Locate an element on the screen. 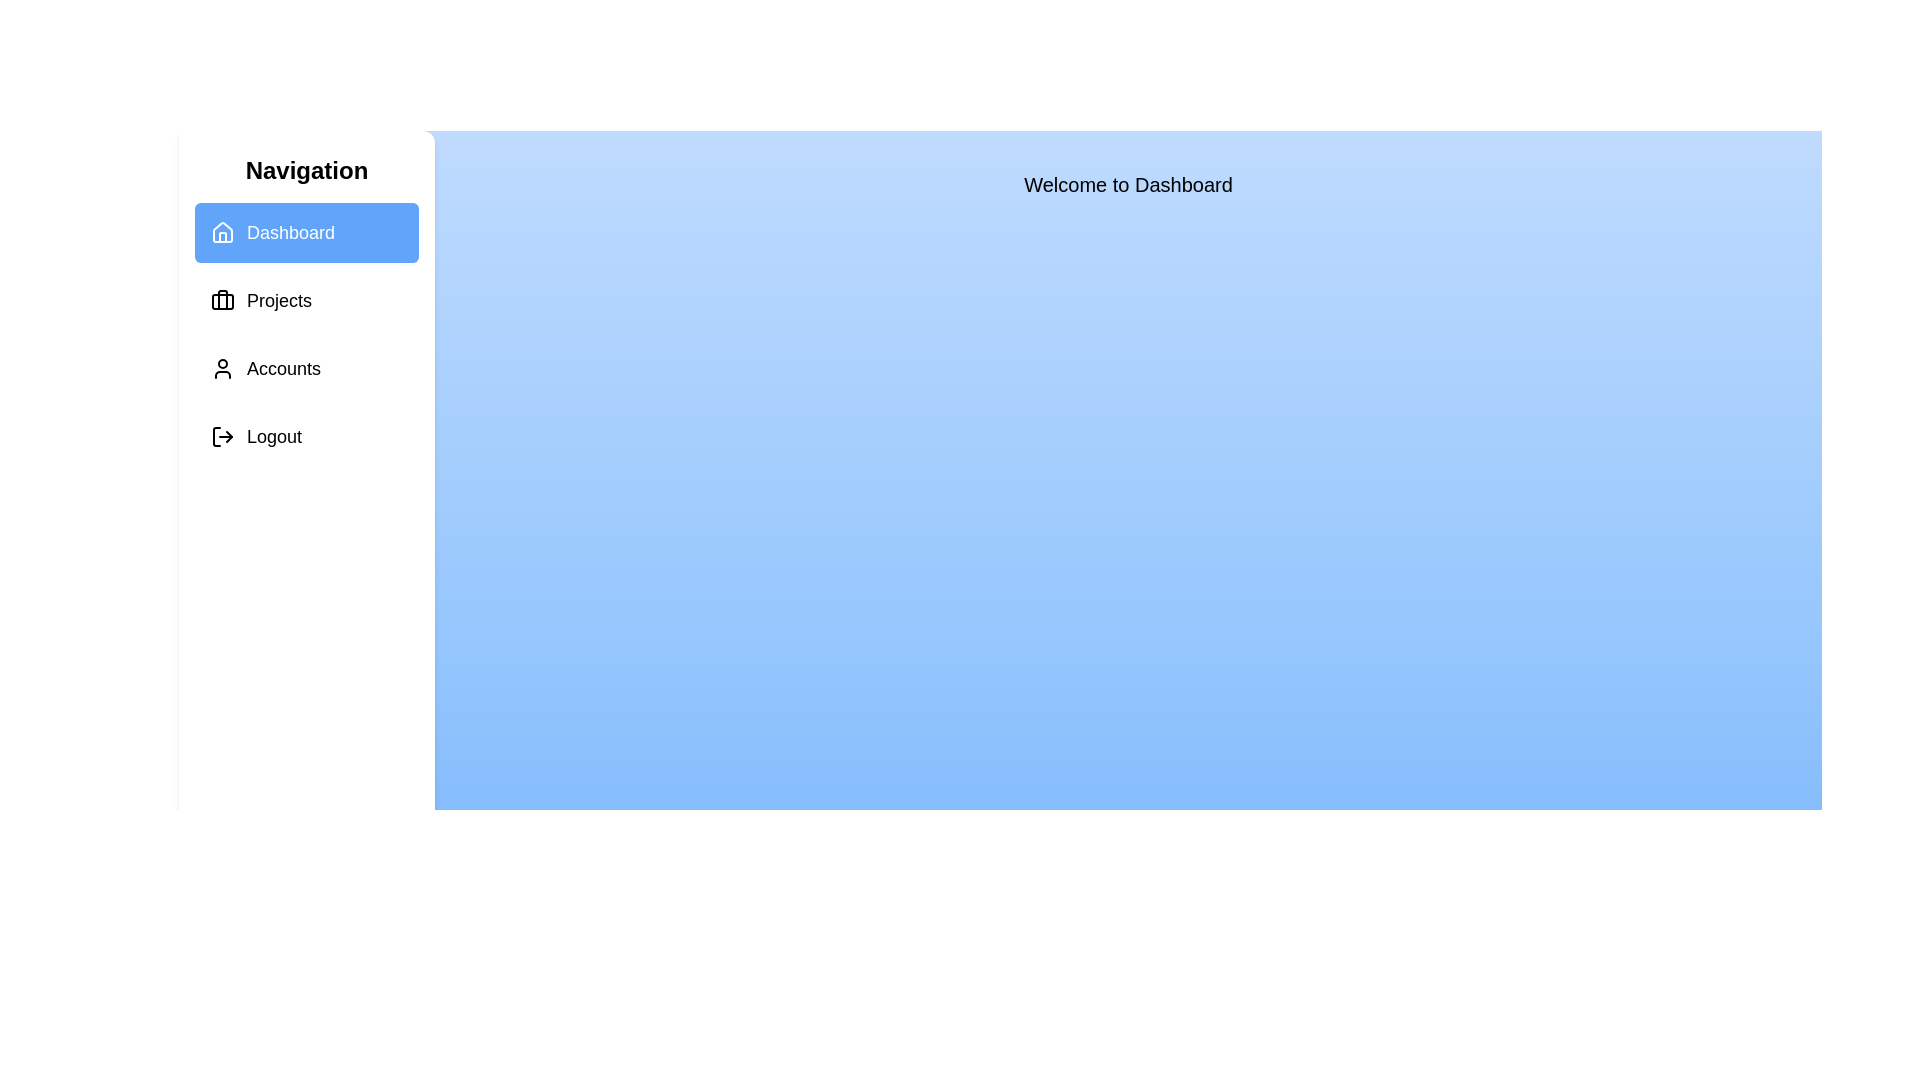  the menu item Dashboard to navigate to the corresponding section is located at coordinates (306, 231).